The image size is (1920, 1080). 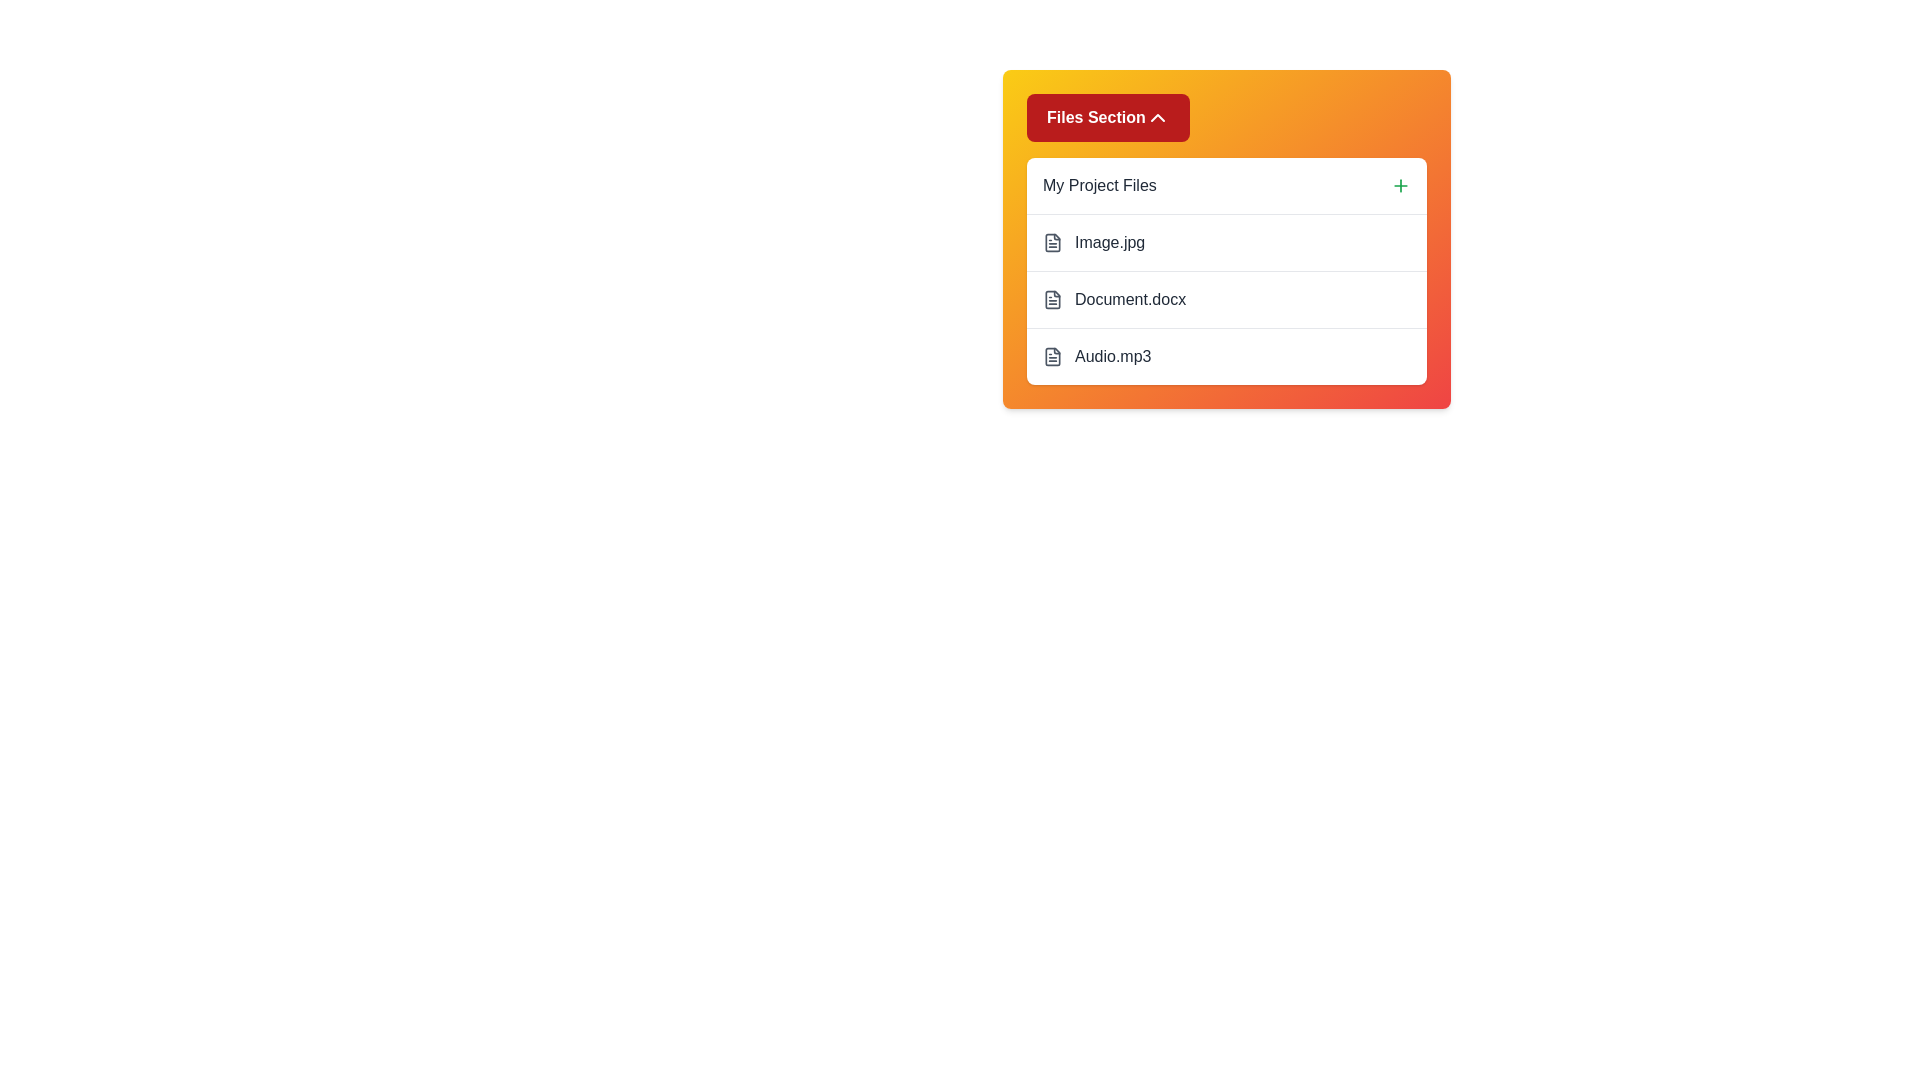 What do you see at coordinates (1400, 185) in the screenshot?
I see `the '+' icon to add a new file` at bounding box center [1400, 185].